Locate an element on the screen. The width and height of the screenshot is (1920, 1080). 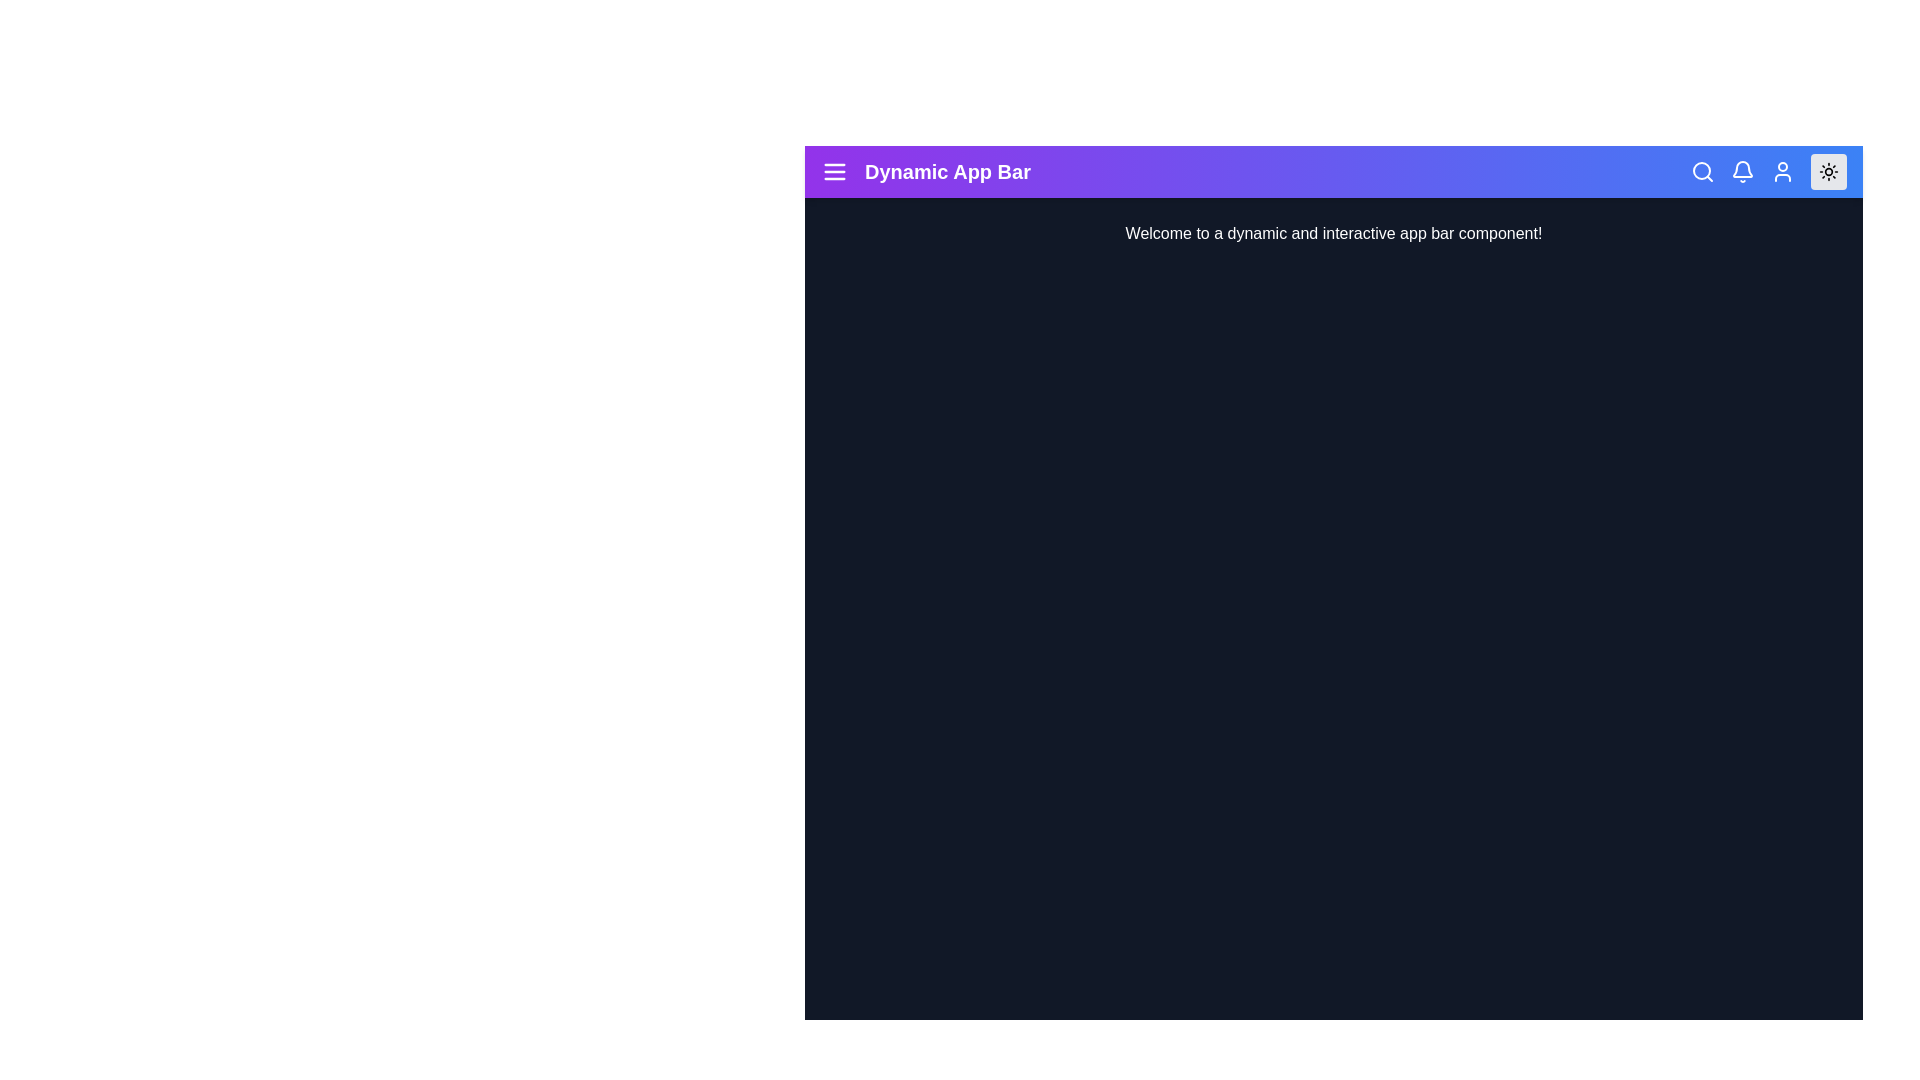
the search icon to initiate a search operation is located at coordinates (1702, 171).